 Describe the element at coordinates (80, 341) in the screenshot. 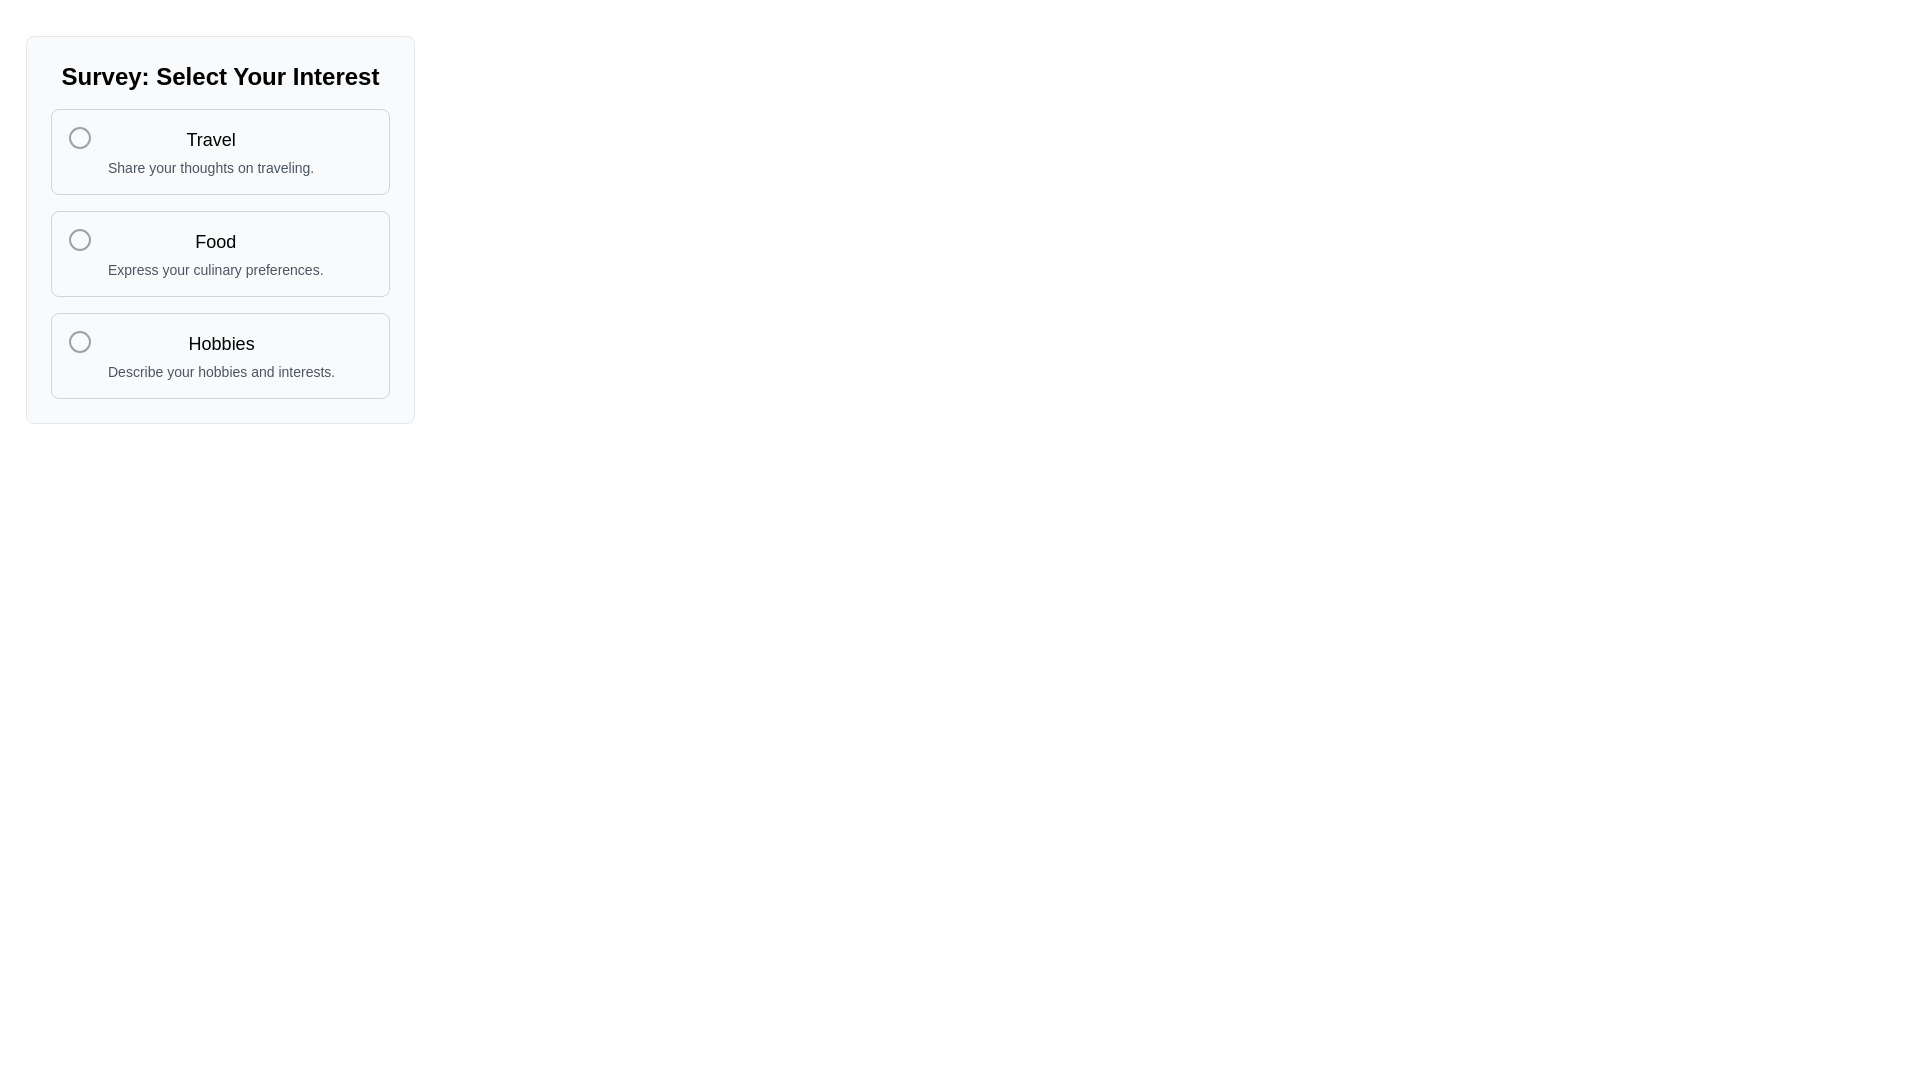

I see `the Circular Icon or Unselected Radio Button for the 'Hobbies' category in the survey` at that location.